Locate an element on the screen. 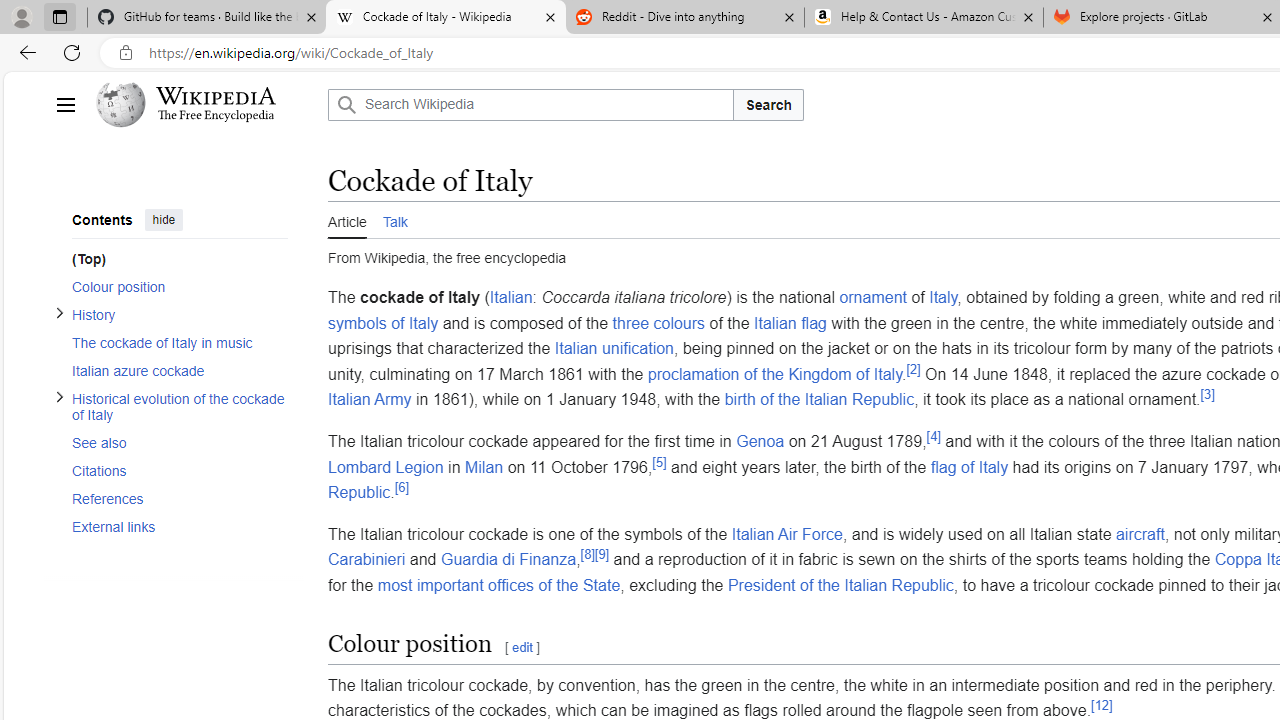 Image resolution: width=1280 pixels, height=720 pixels. 'Italian Air Force' is located at coordinates (786, 532).